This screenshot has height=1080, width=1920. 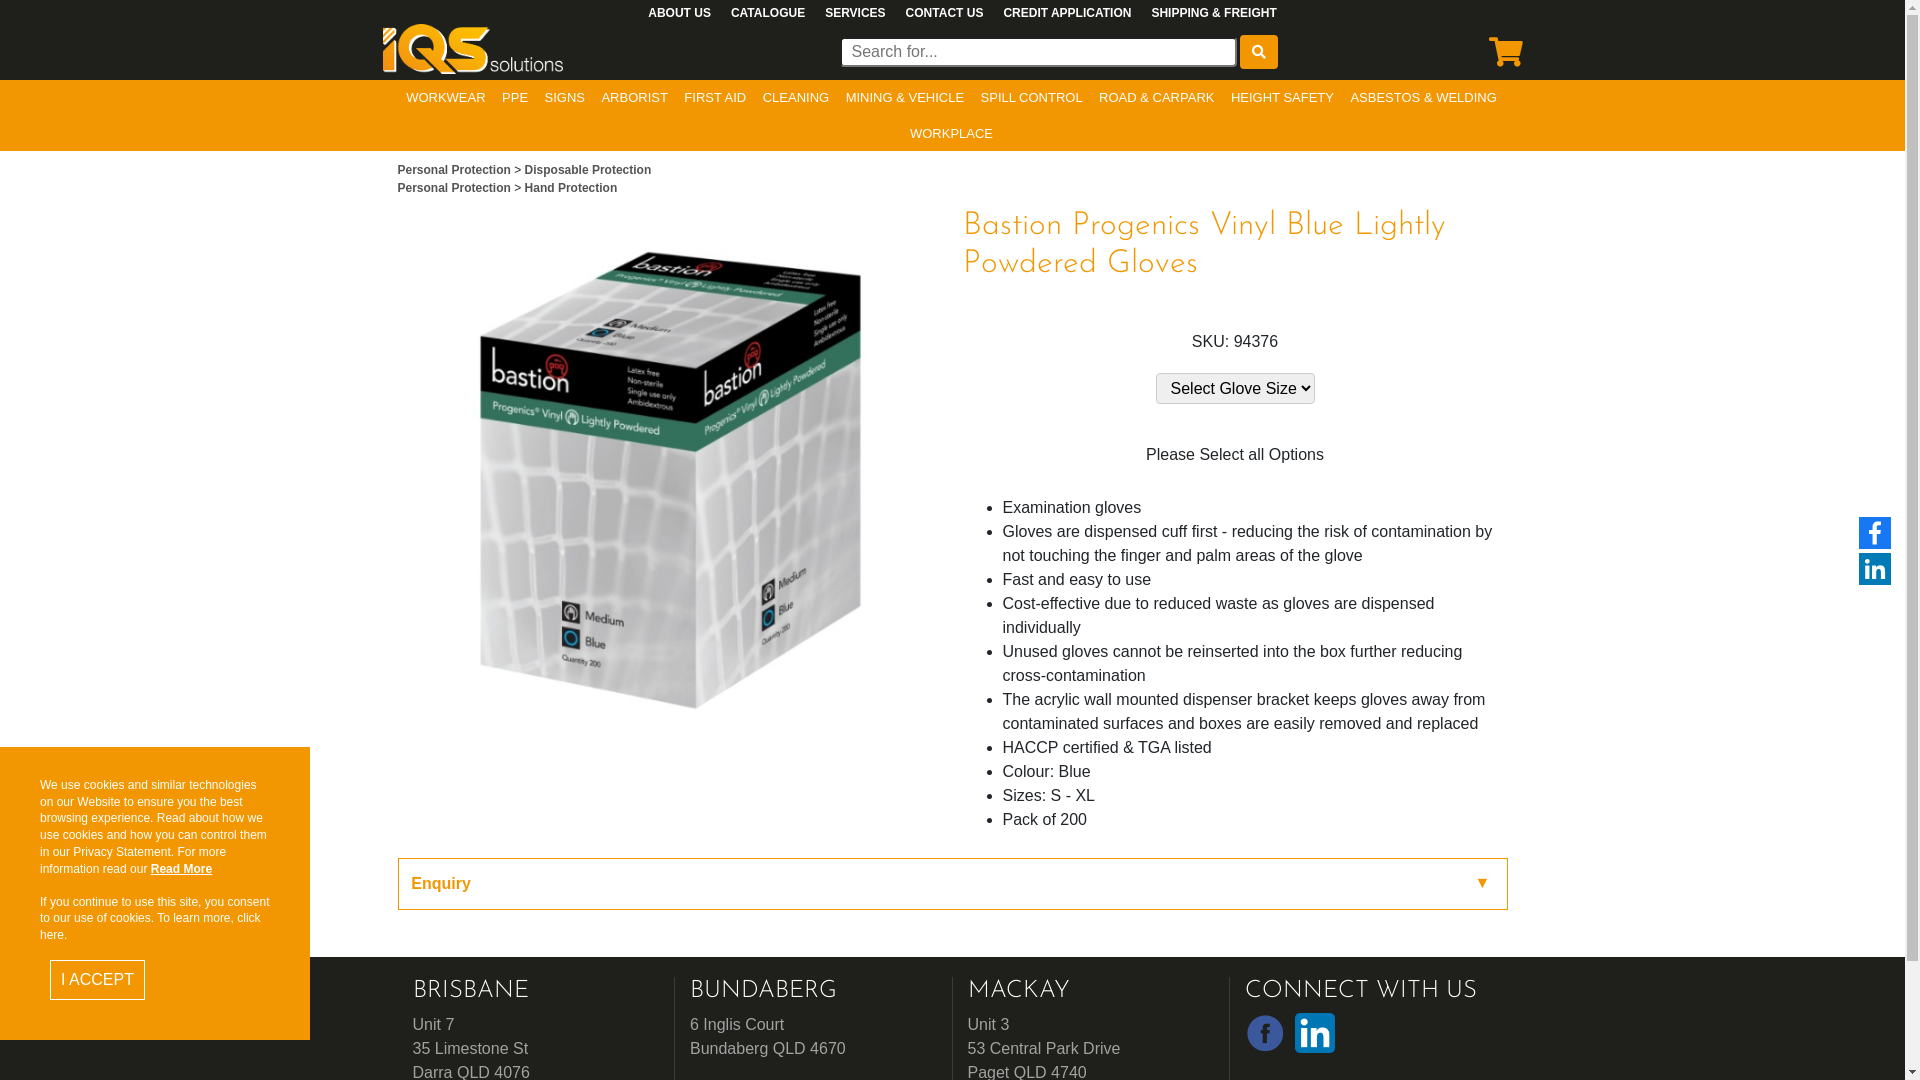 What do you see at coordinates (950, 134) in the screenshot?
I see `'WORKPLACE'` at bounding box center [950, 134].